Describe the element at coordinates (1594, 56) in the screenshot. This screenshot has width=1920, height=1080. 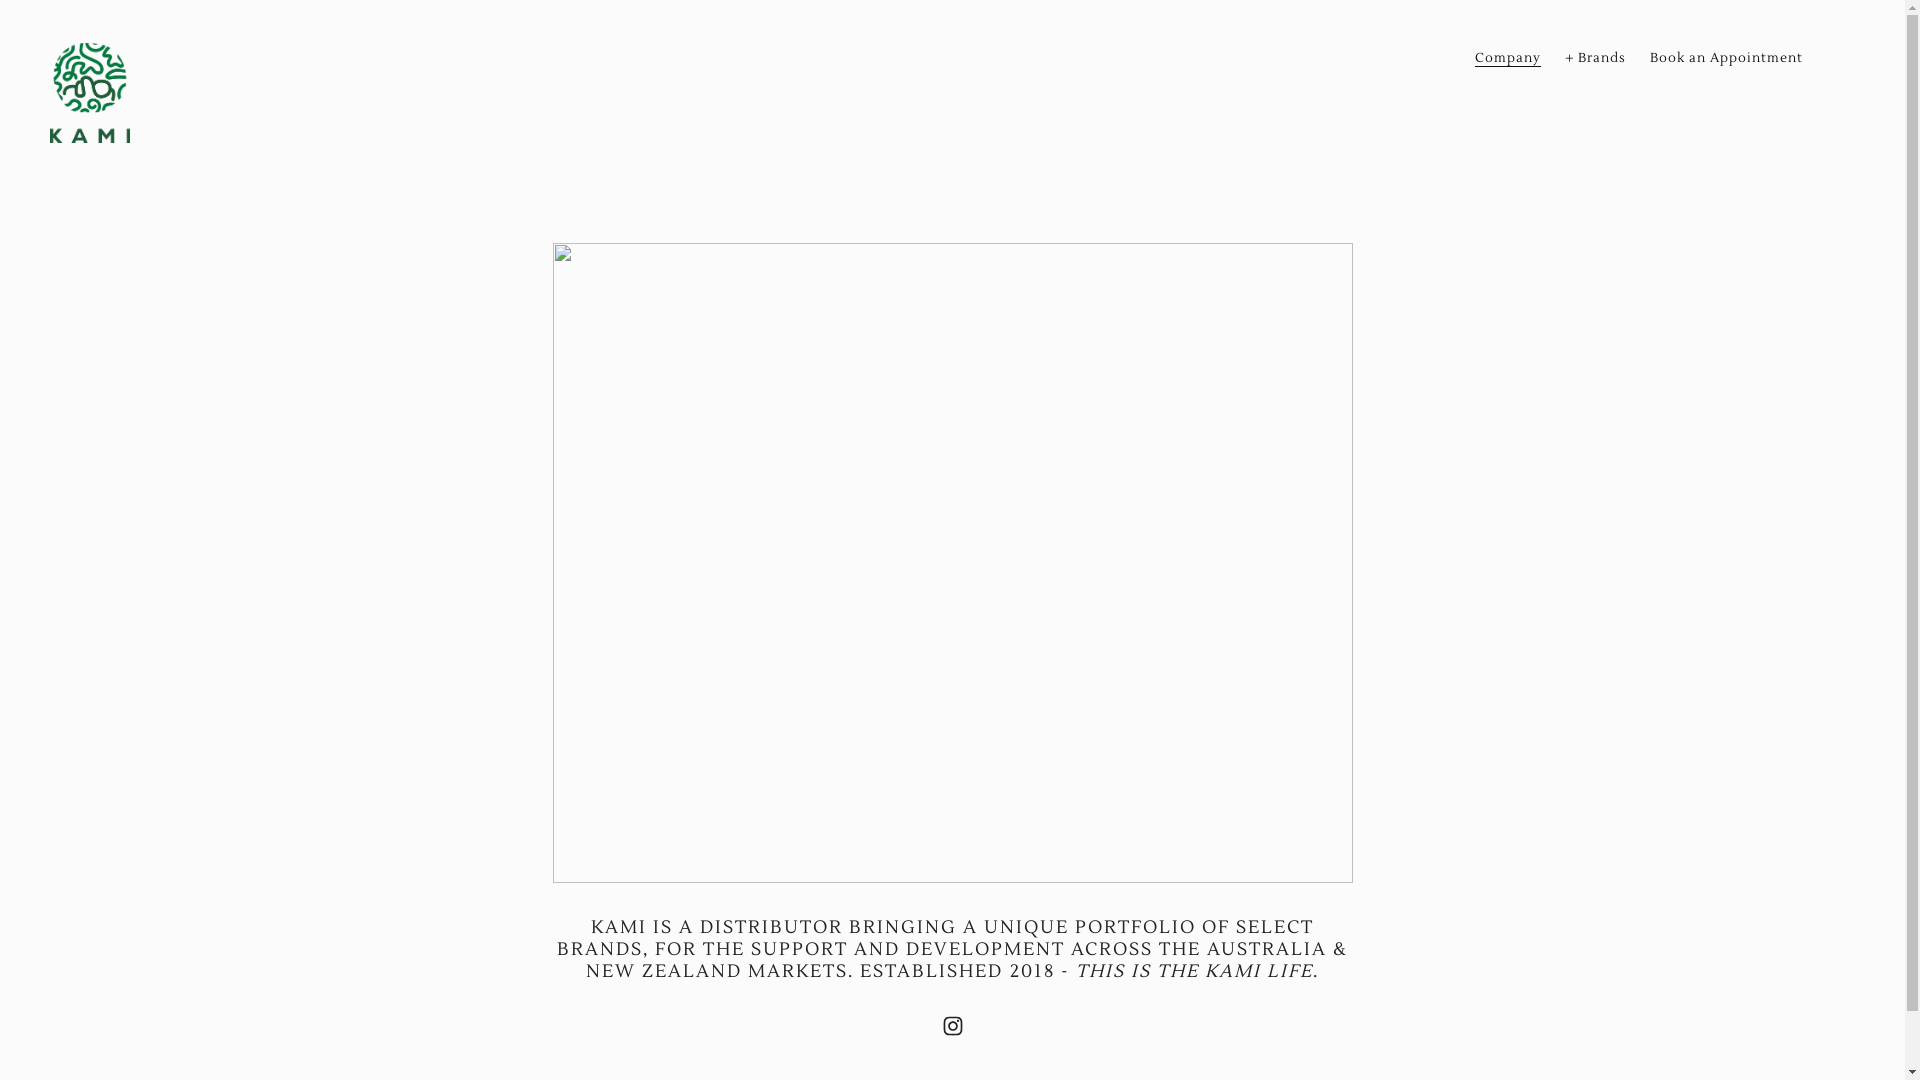
I see `'Brands'` at that location.